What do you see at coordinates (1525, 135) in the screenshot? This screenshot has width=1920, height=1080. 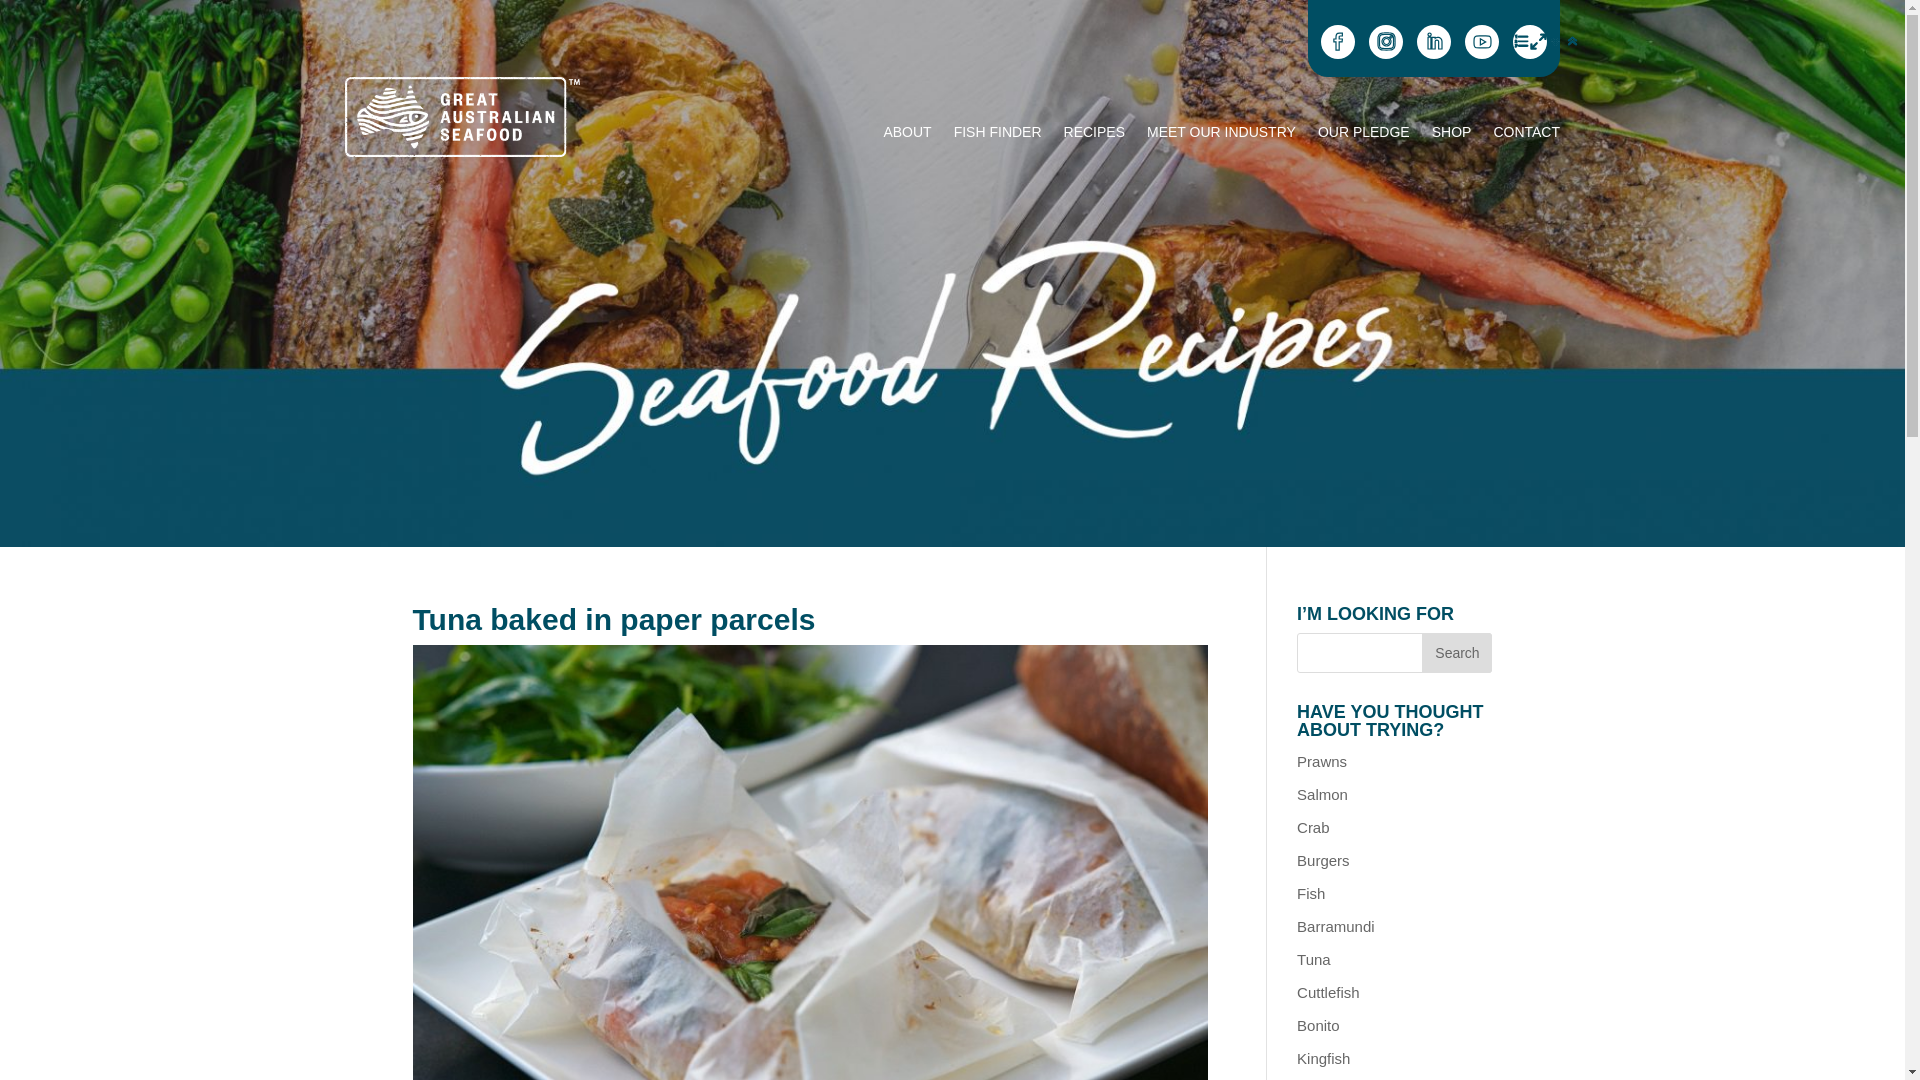 I see `'CONTACT'` at bounding box center [1525, 135].